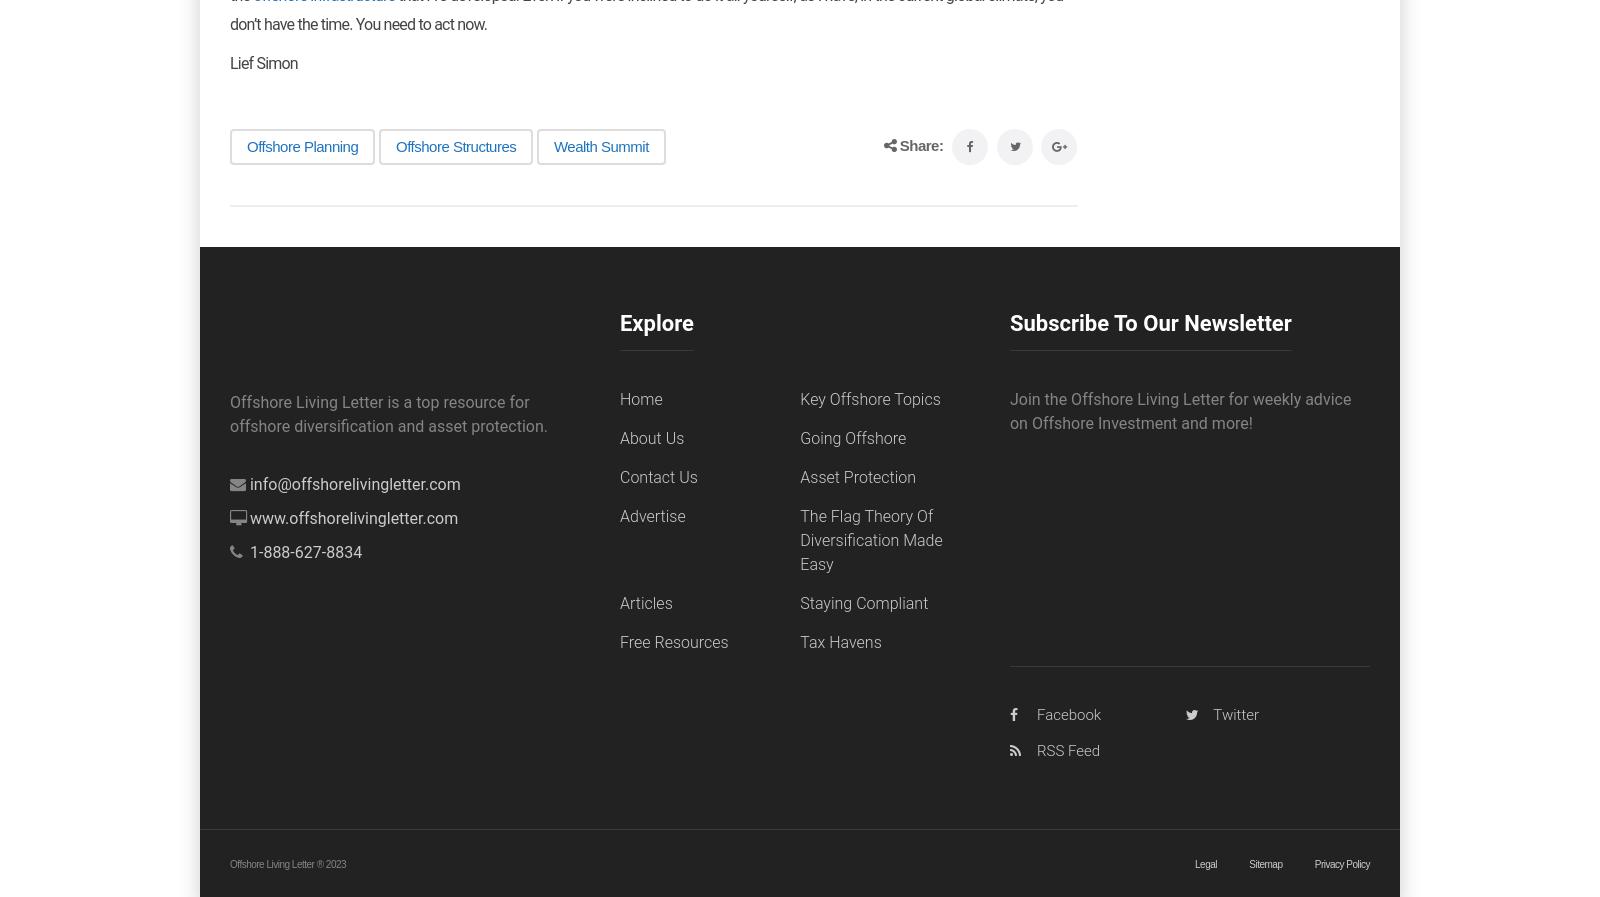 The height and width of the screenshot is (897, 1600). What do you see at coordinates (839, 641) in the screenshot?
I see `'Tax Havens'` at bounding box center [839, 641].